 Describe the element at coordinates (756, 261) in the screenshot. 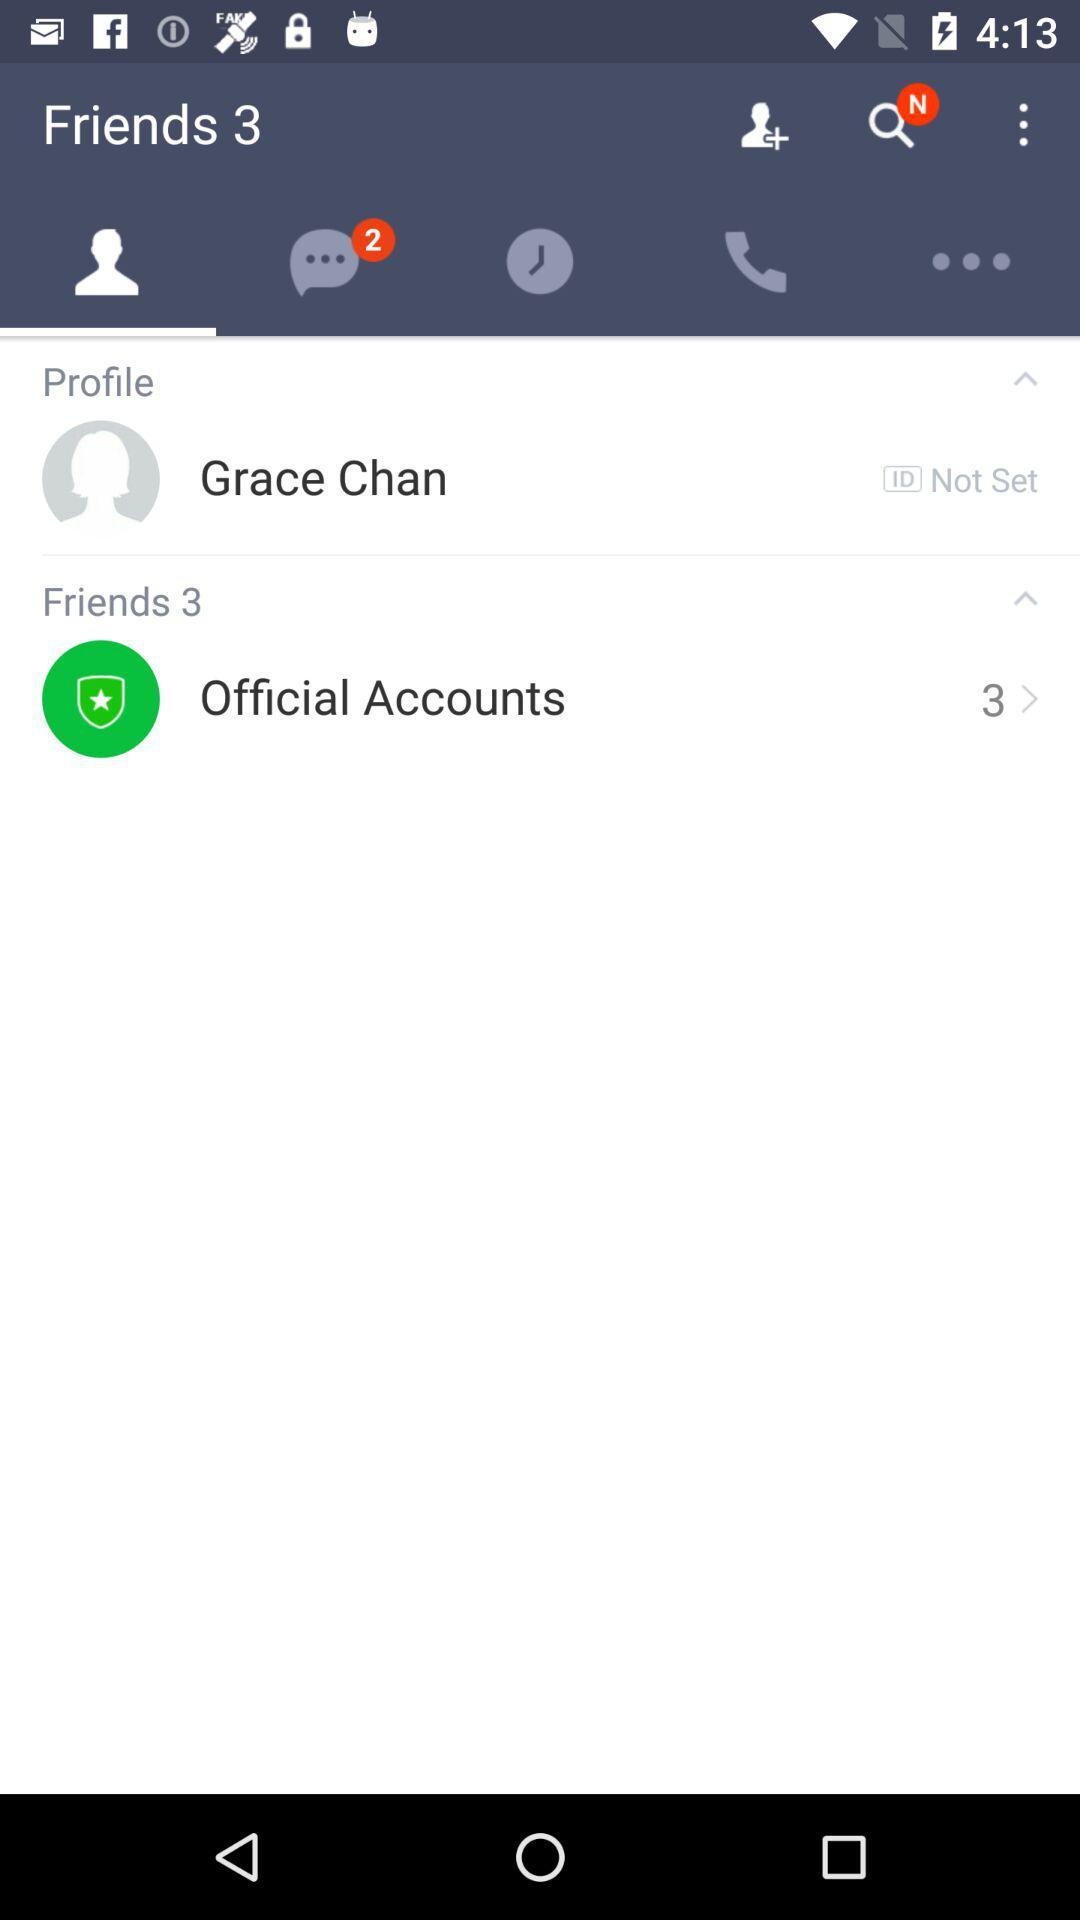

I see `the call icon` at that location.